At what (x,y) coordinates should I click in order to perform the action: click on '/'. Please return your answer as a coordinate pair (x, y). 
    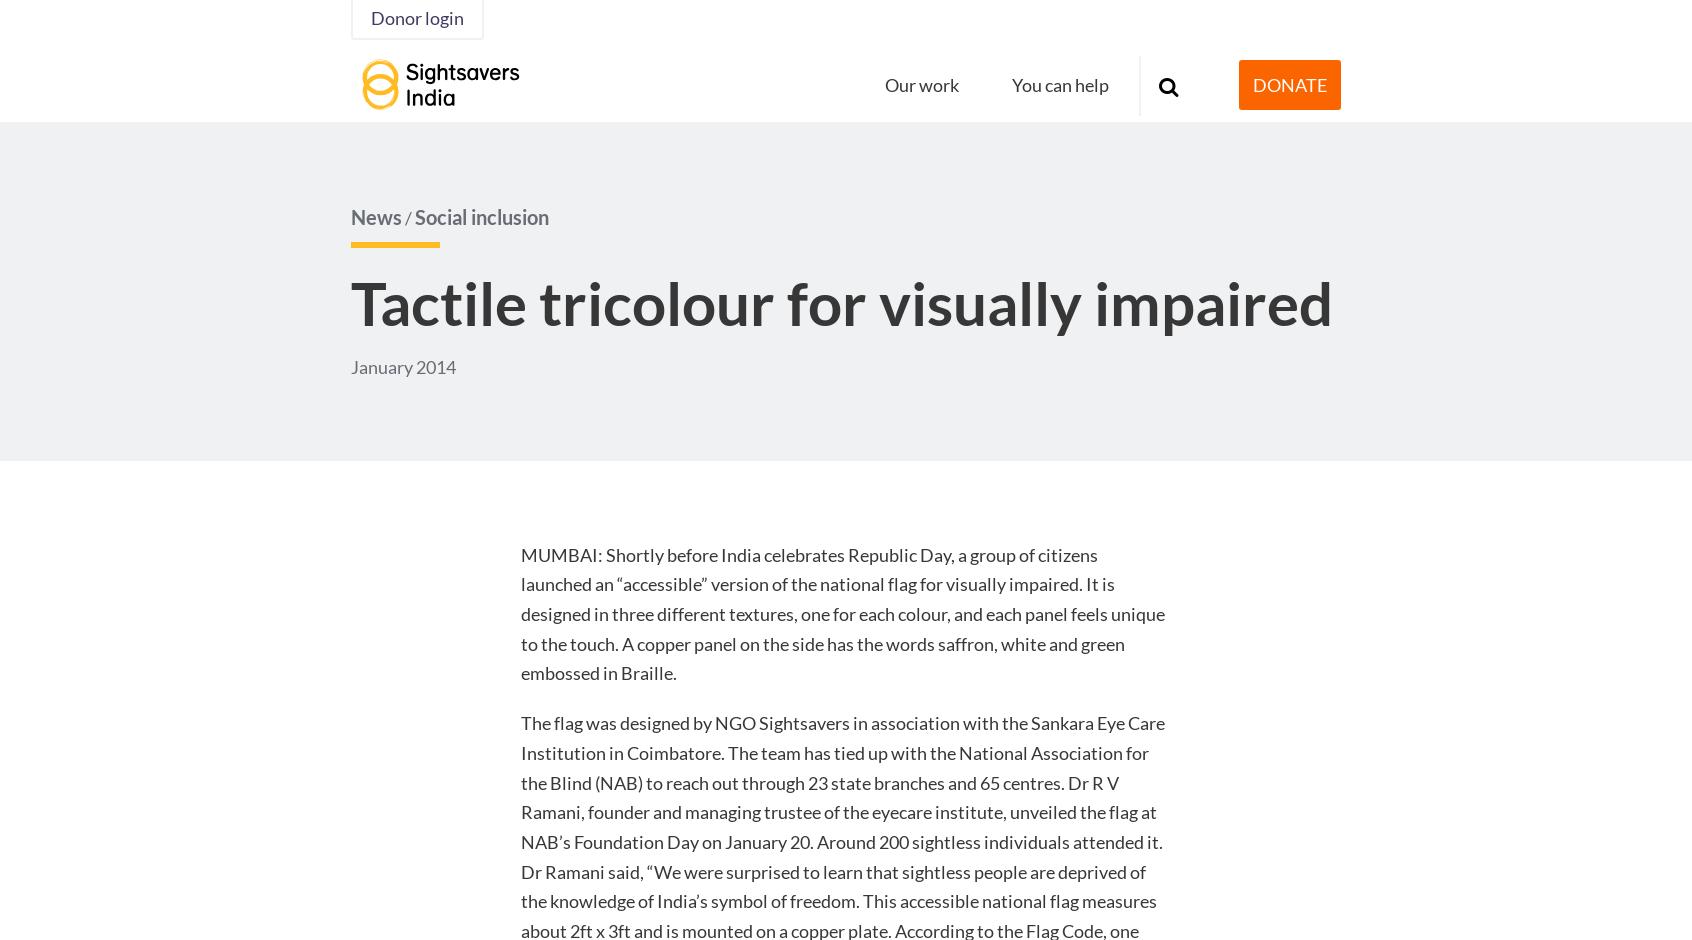
    Looking at the image, I should click on (408, 216).